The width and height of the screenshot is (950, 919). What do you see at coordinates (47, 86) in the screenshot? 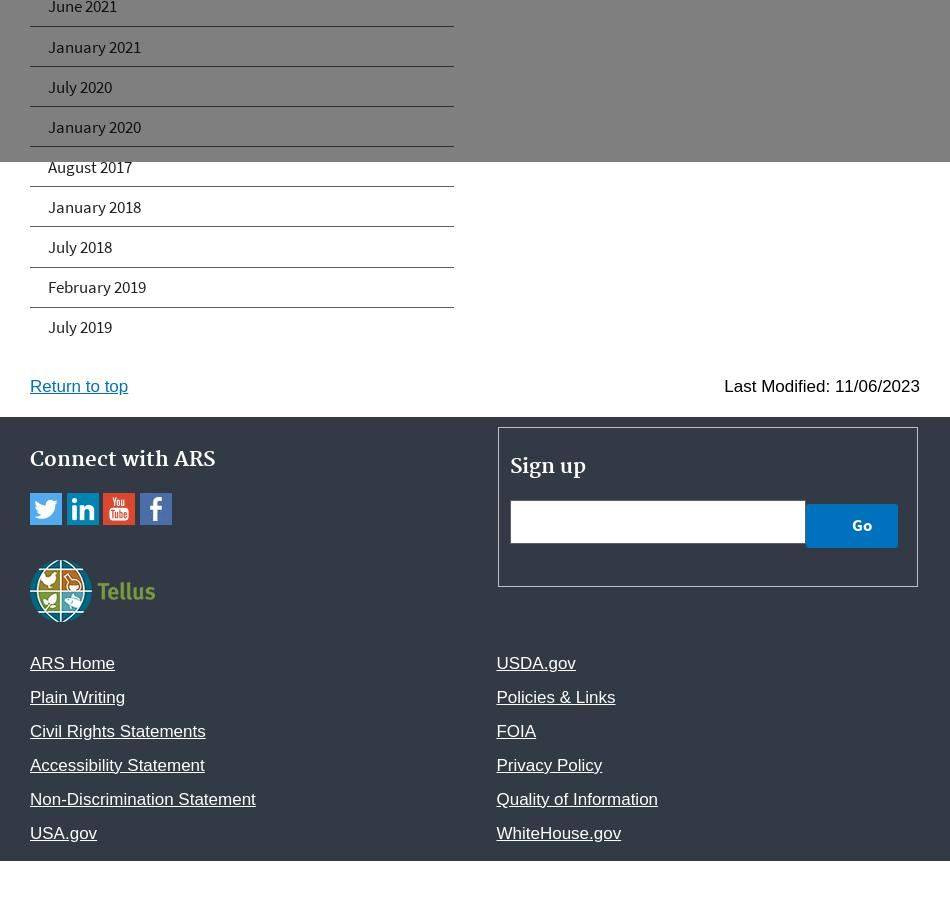
I see `'July 2020'` at bounding box center [47, 86].